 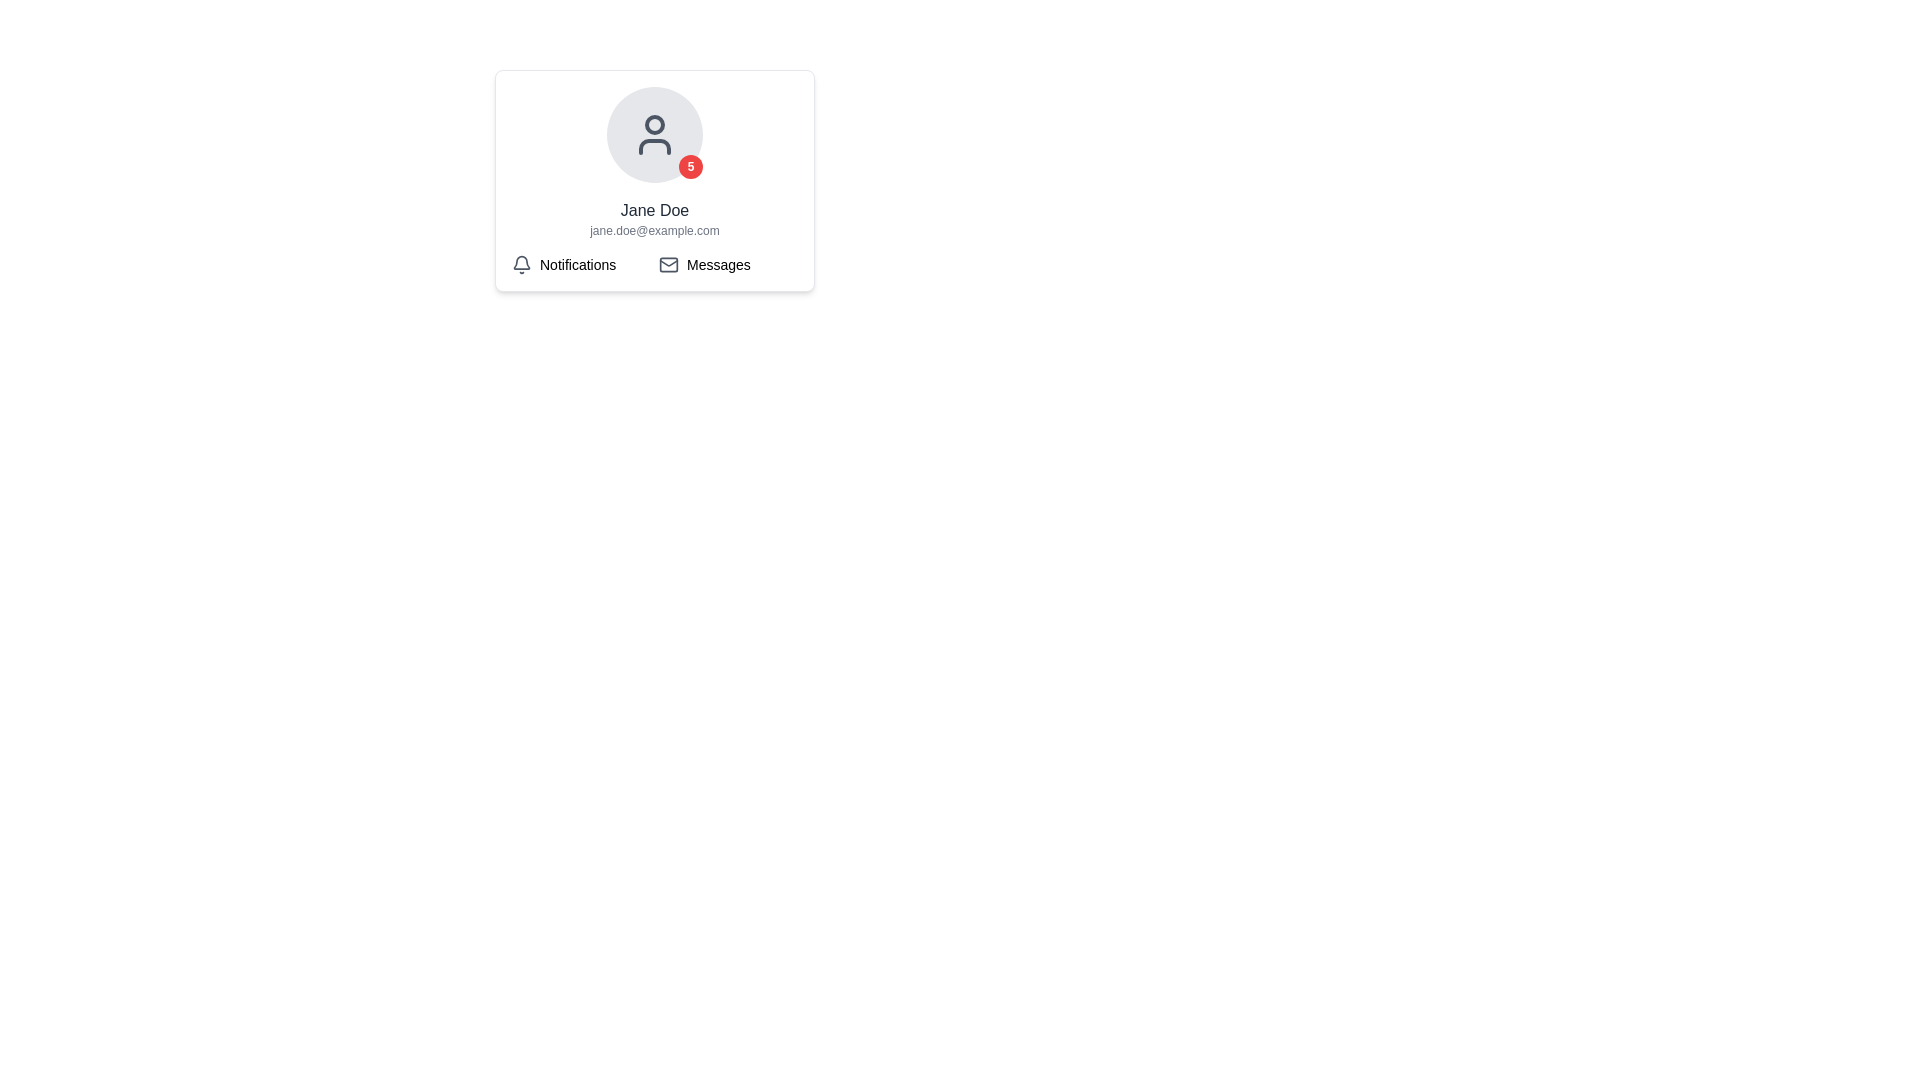 What do you see at coordinates (654, 264) in the screenshot?
I see `the 'Notifications' section, which is represented by a bell icon followed by the label 'Notifications' in a grid layout at the bottom section of a card-like interface` at bounding box center [654, 264].